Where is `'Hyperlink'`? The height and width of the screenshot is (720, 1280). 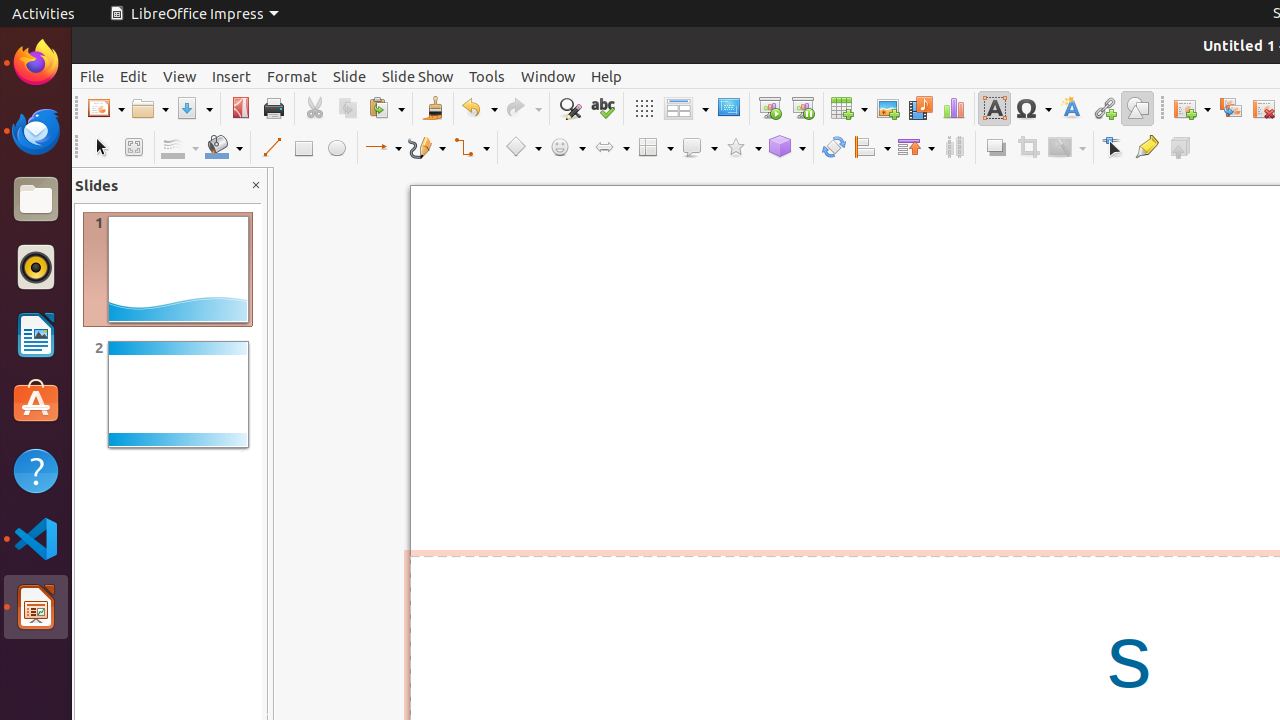 'Hyperlink' is located at coordinates (1103, 108).